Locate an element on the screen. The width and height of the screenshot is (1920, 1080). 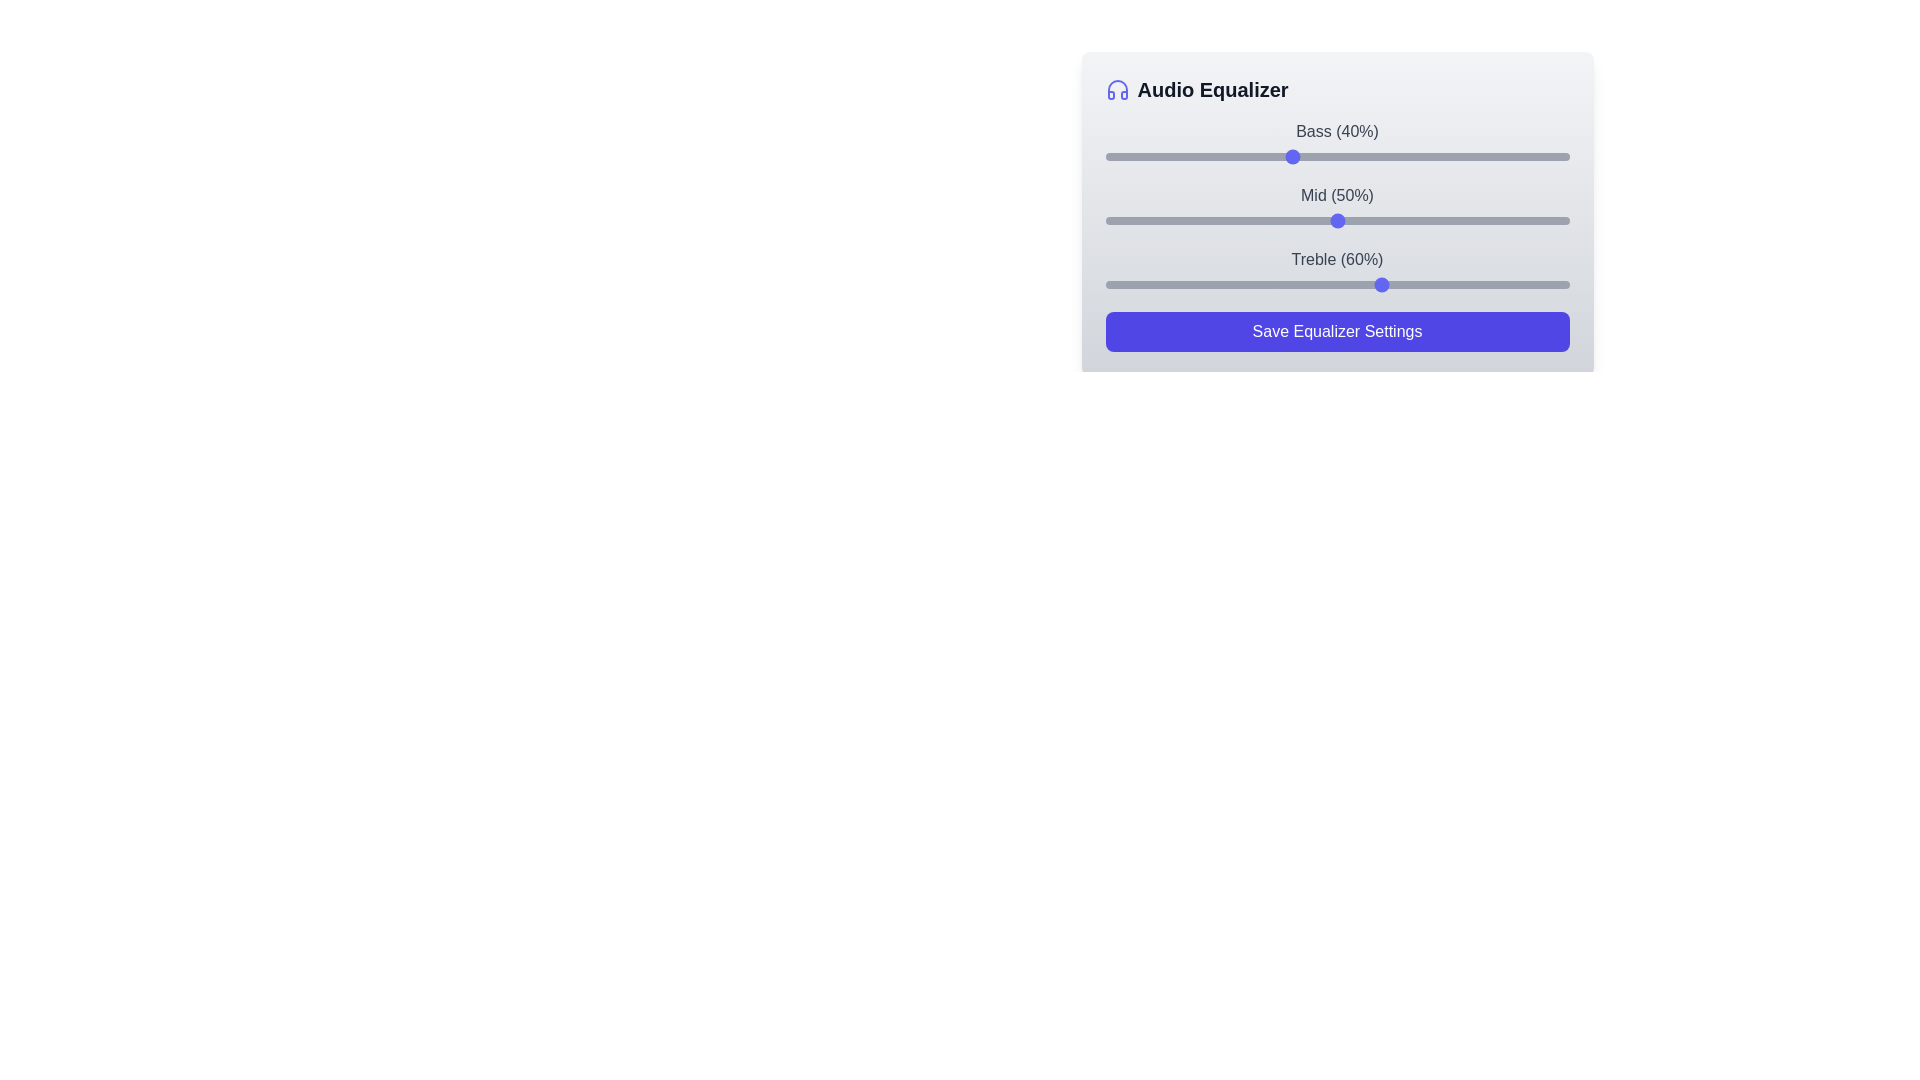
the bass slider to set its value to 4% is located at coordinates (1123, 156).